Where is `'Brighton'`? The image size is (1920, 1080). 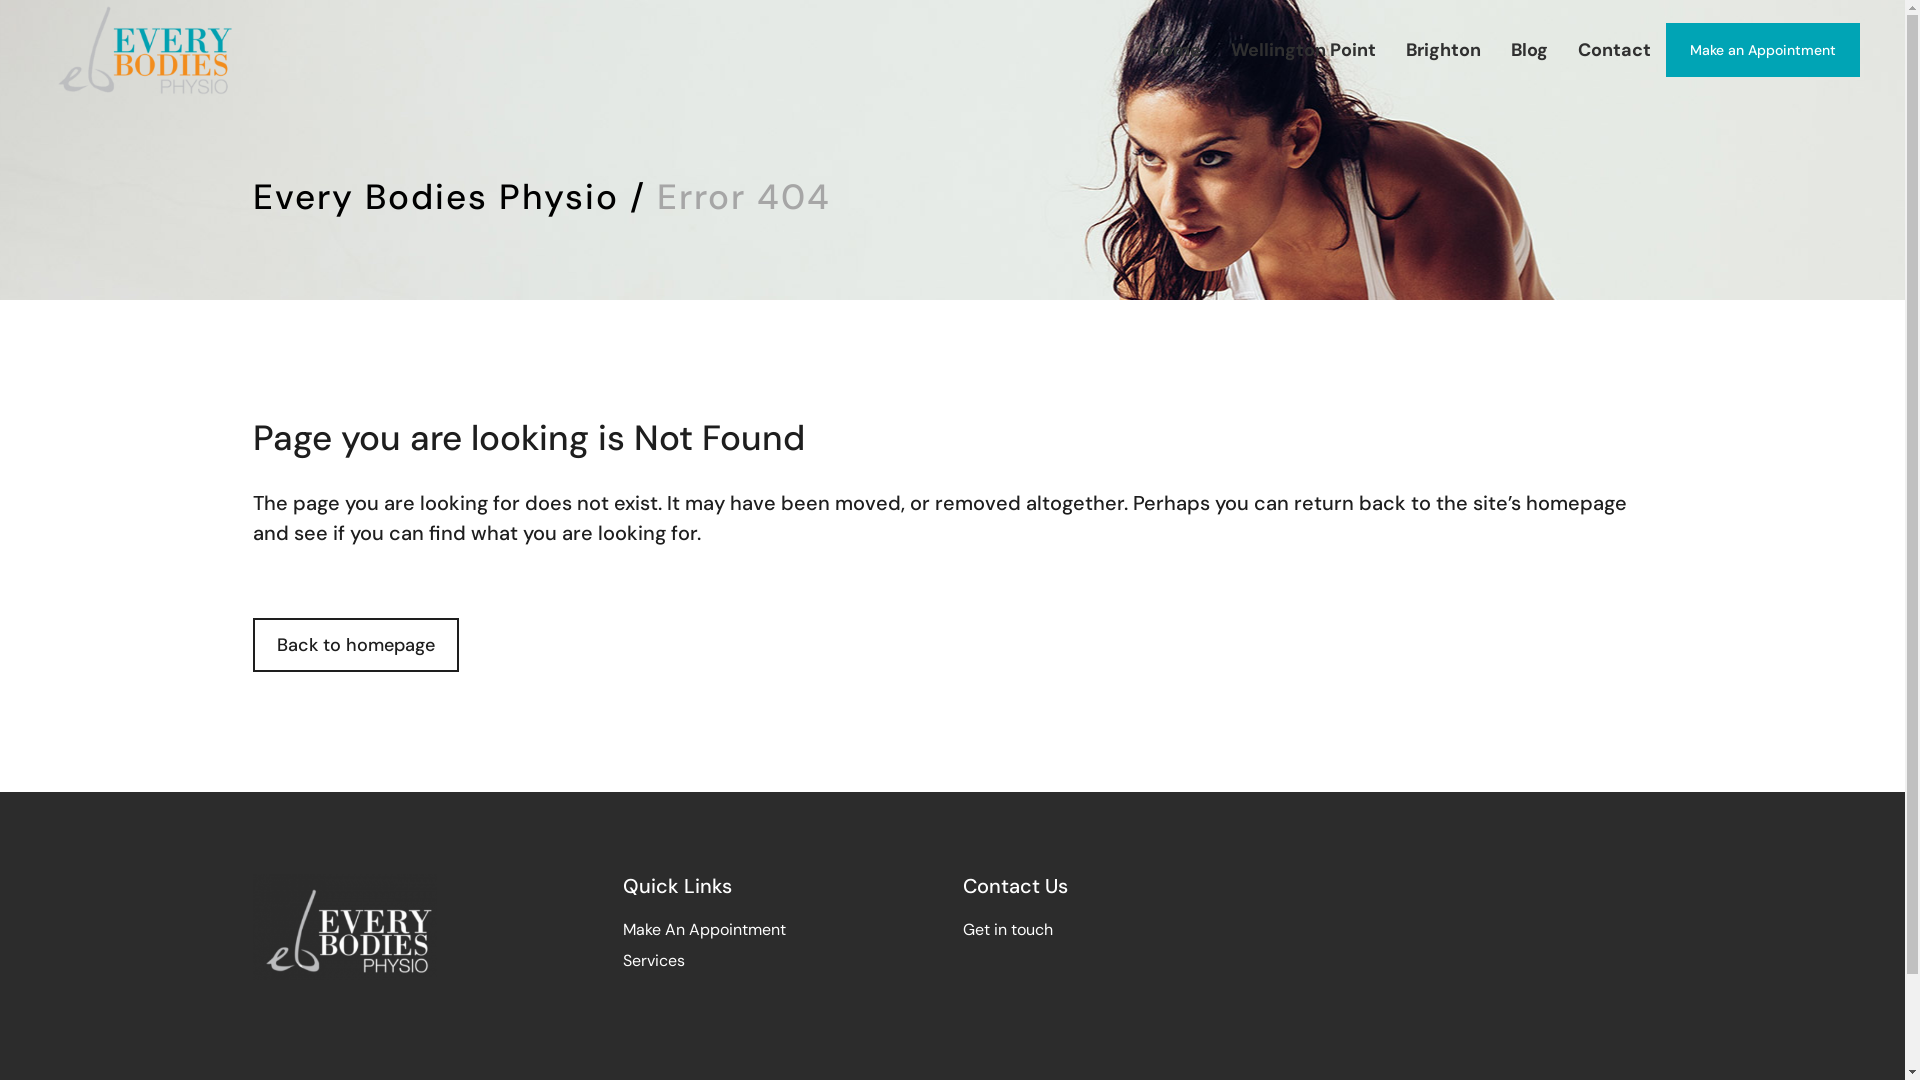 'Brighton' is located at coordinates (1390, 49).